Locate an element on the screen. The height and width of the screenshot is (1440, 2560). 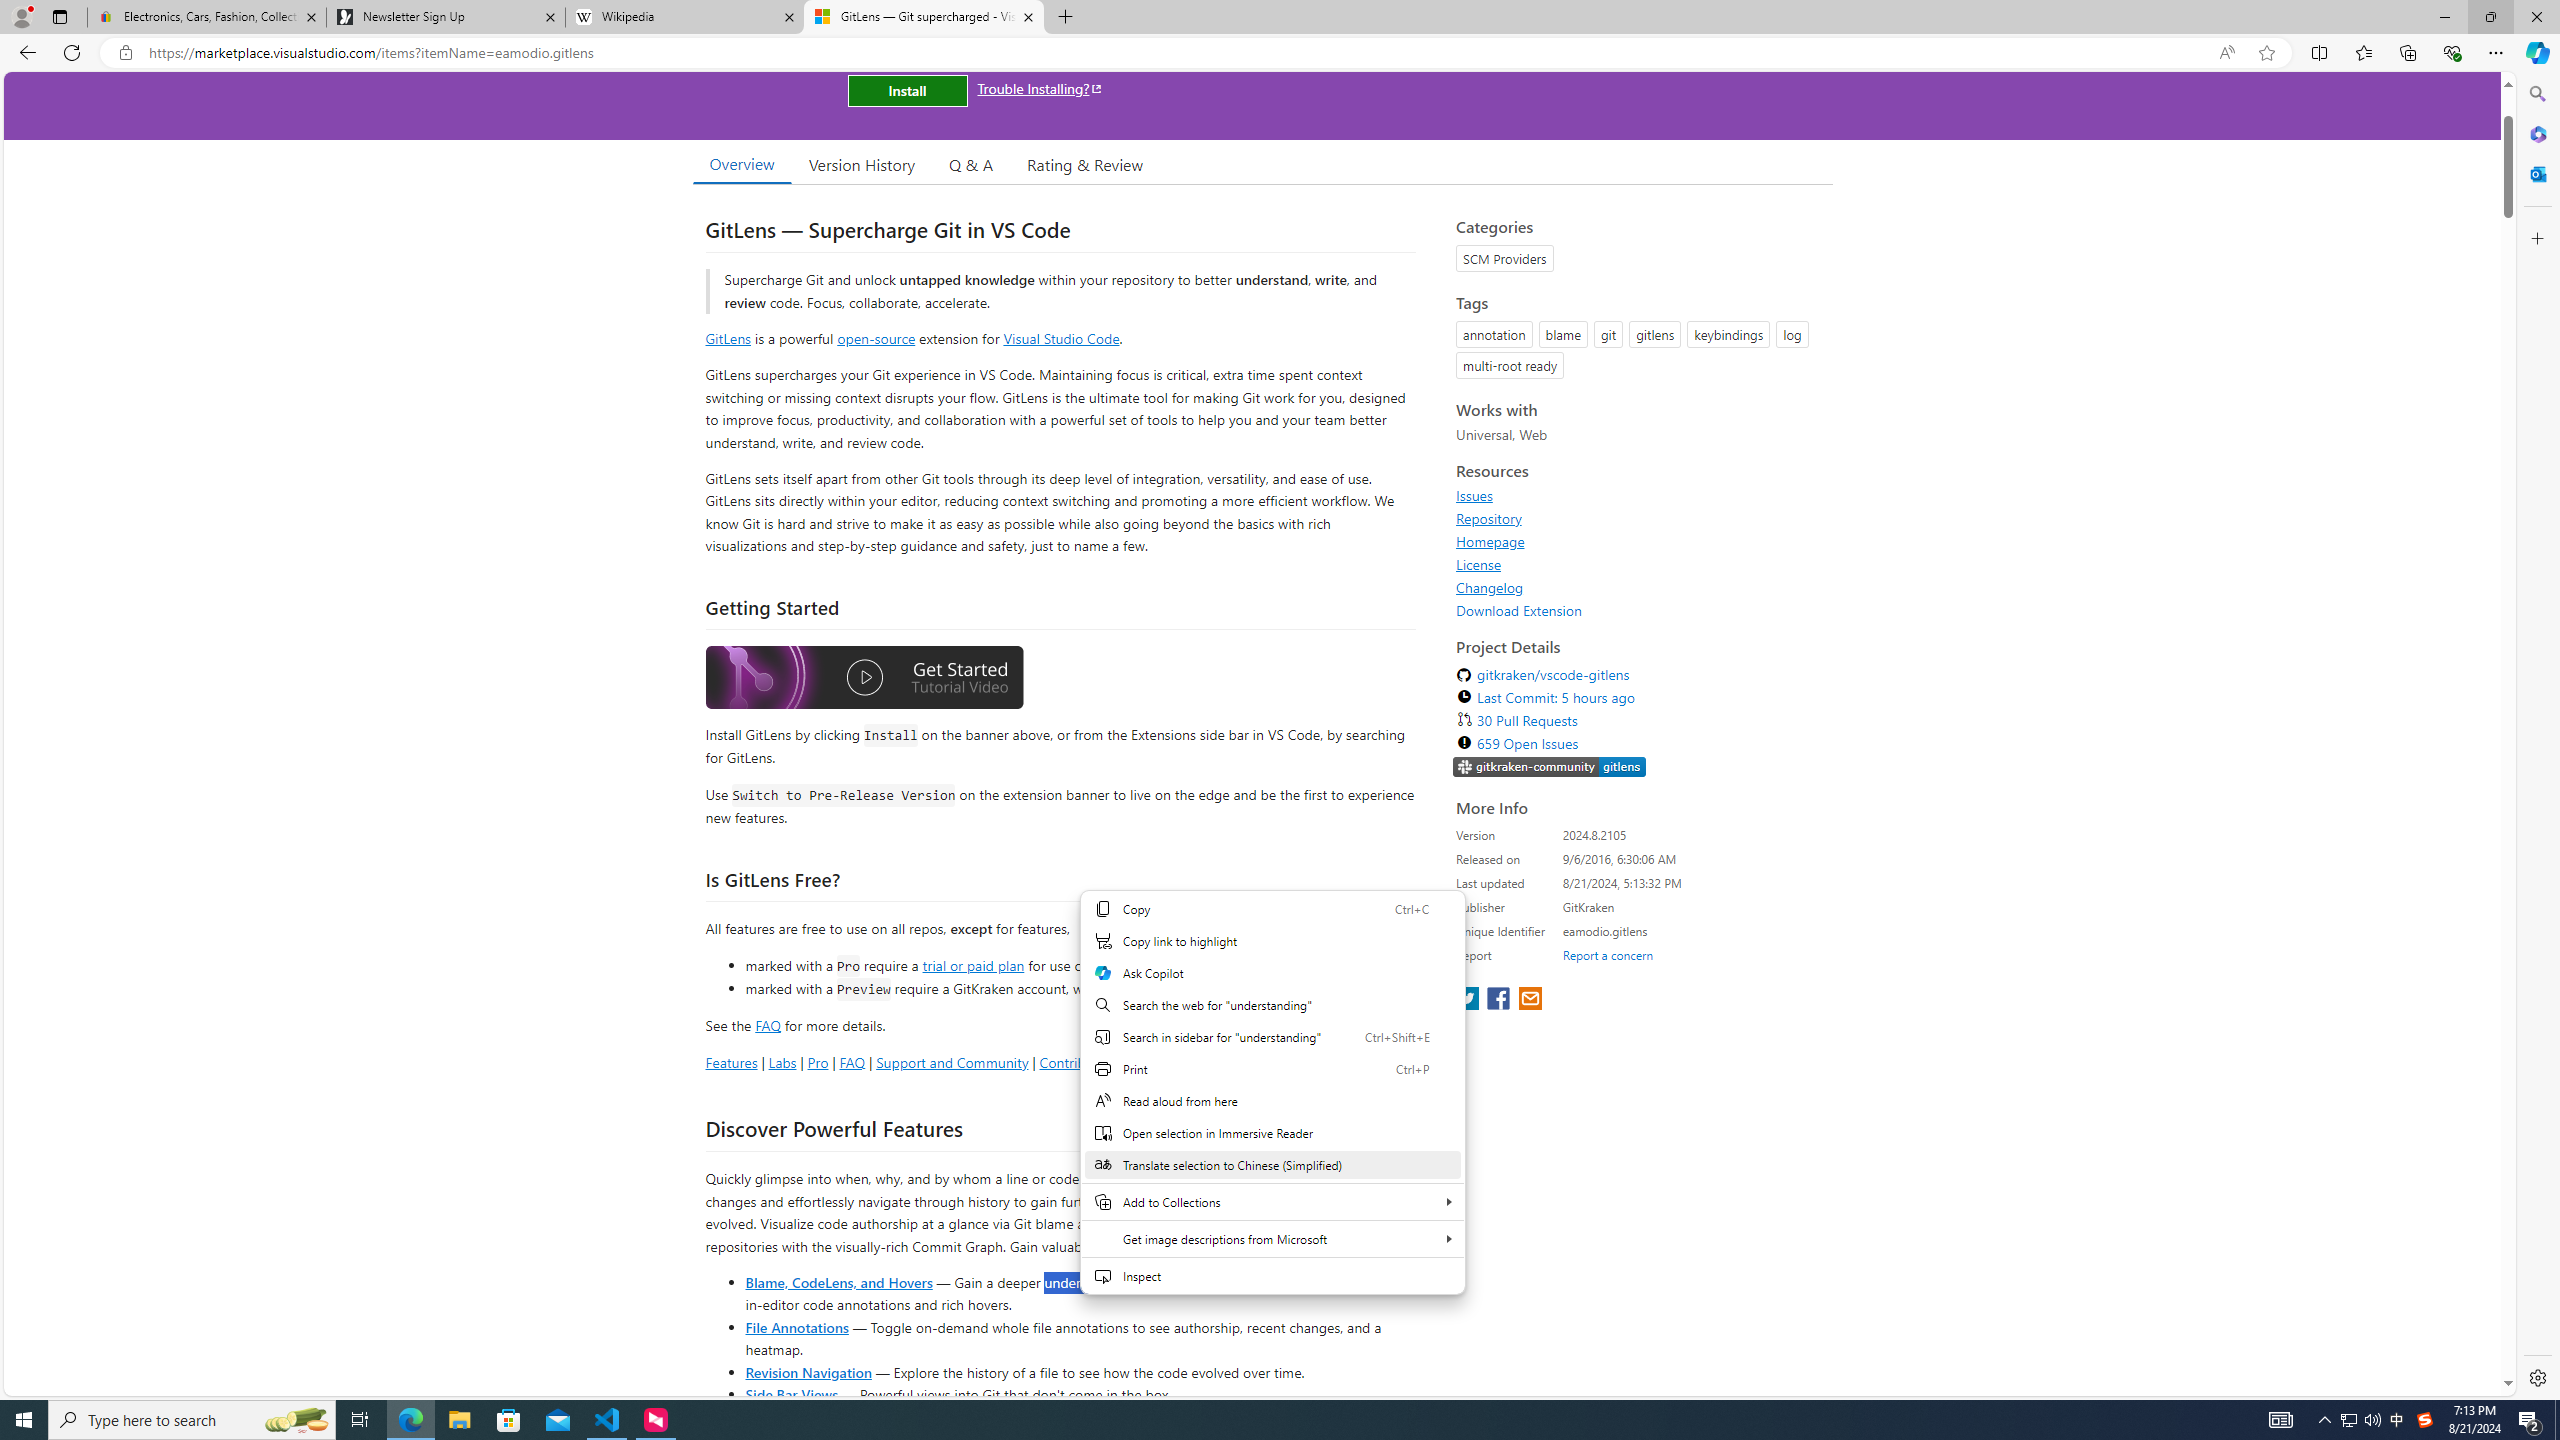
'trial or paid plan' is located at coordinates (971, 964).